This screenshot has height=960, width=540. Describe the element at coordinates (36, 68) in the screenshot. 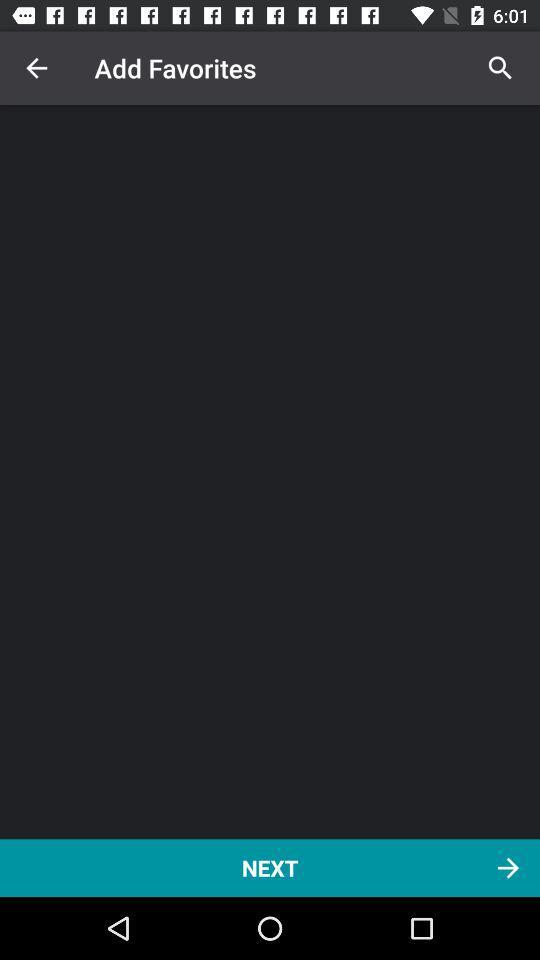

I see `the icon above next item` at that location.